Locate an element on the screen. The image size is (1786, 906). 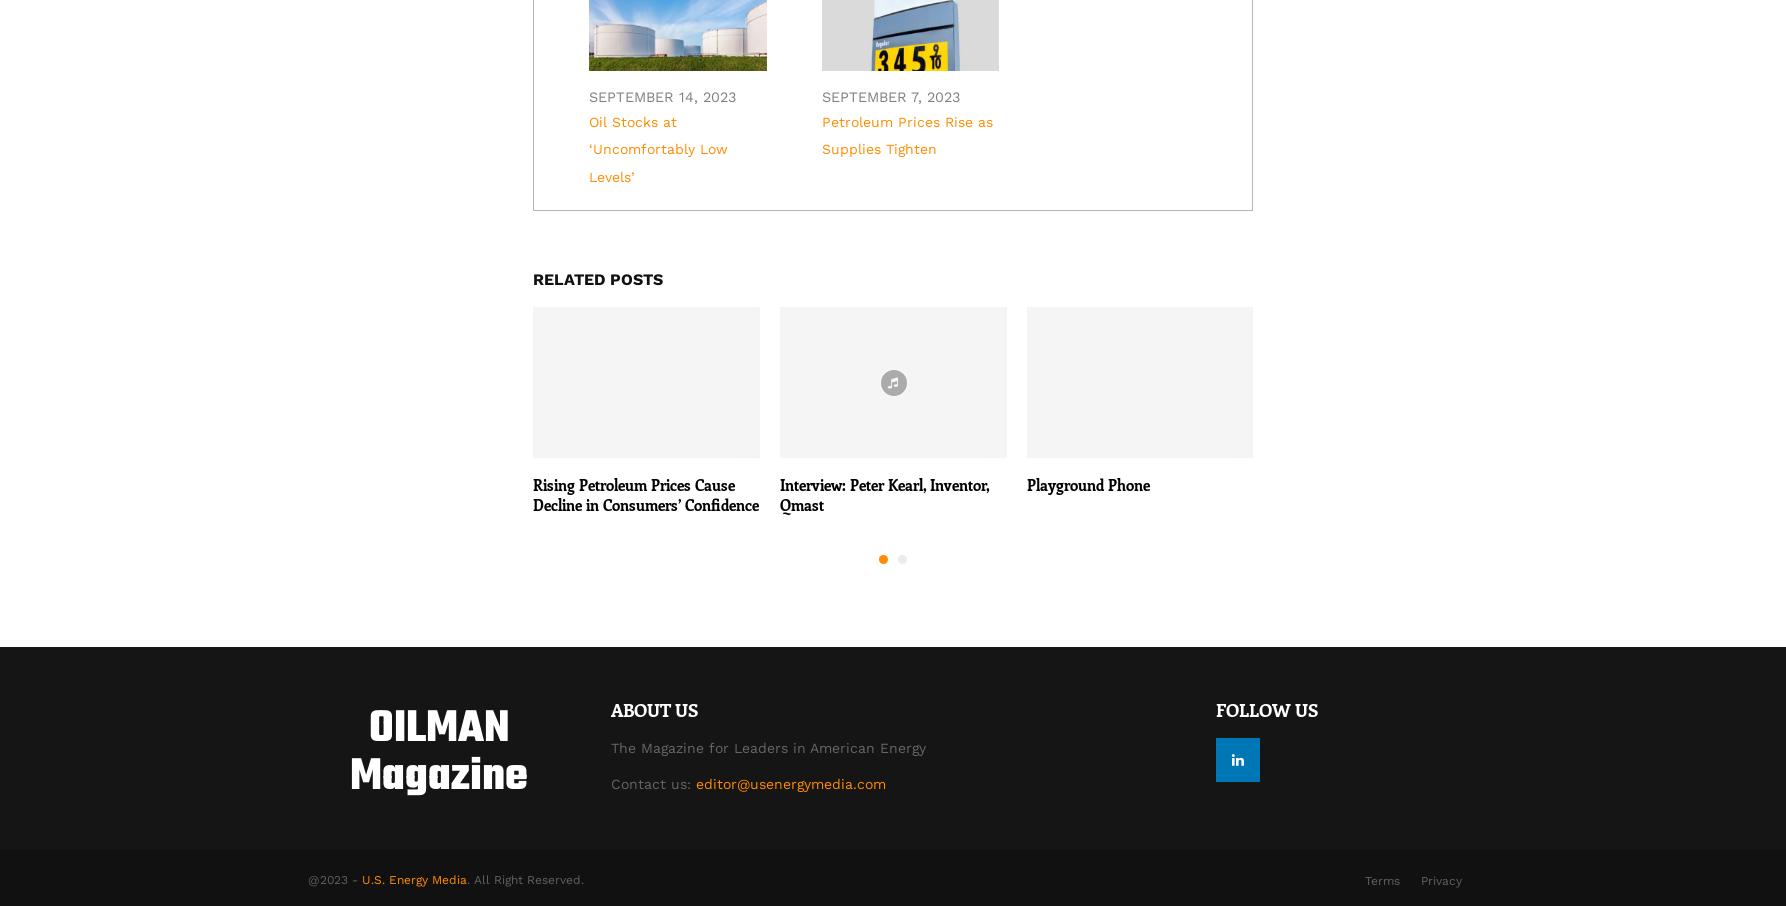
'Privacy' is located at coordinates (1419, 880).